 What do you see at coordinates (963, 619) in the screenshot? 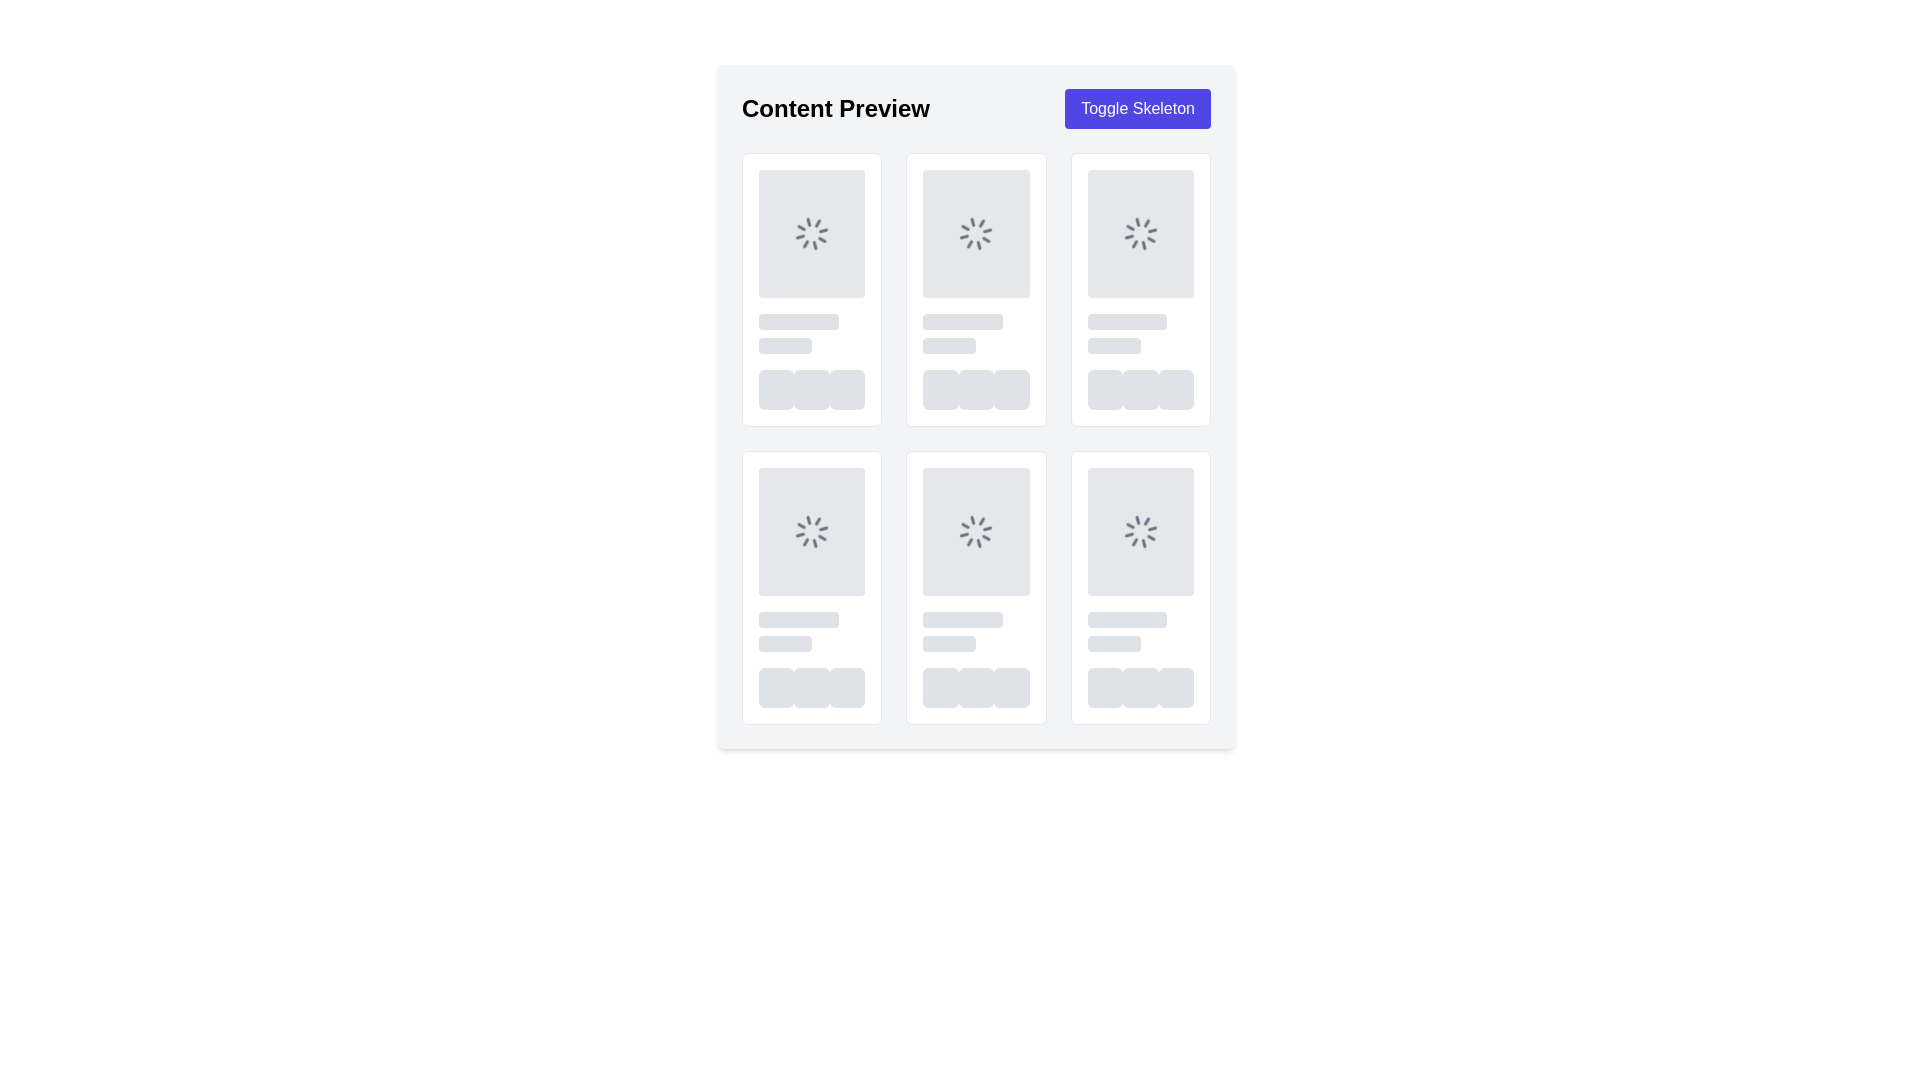
I see `the gray rectangular placeholder with rounded corners located in the second entry of the bottom row of a 3x2 grid layout` at bounding box center [963, 619].